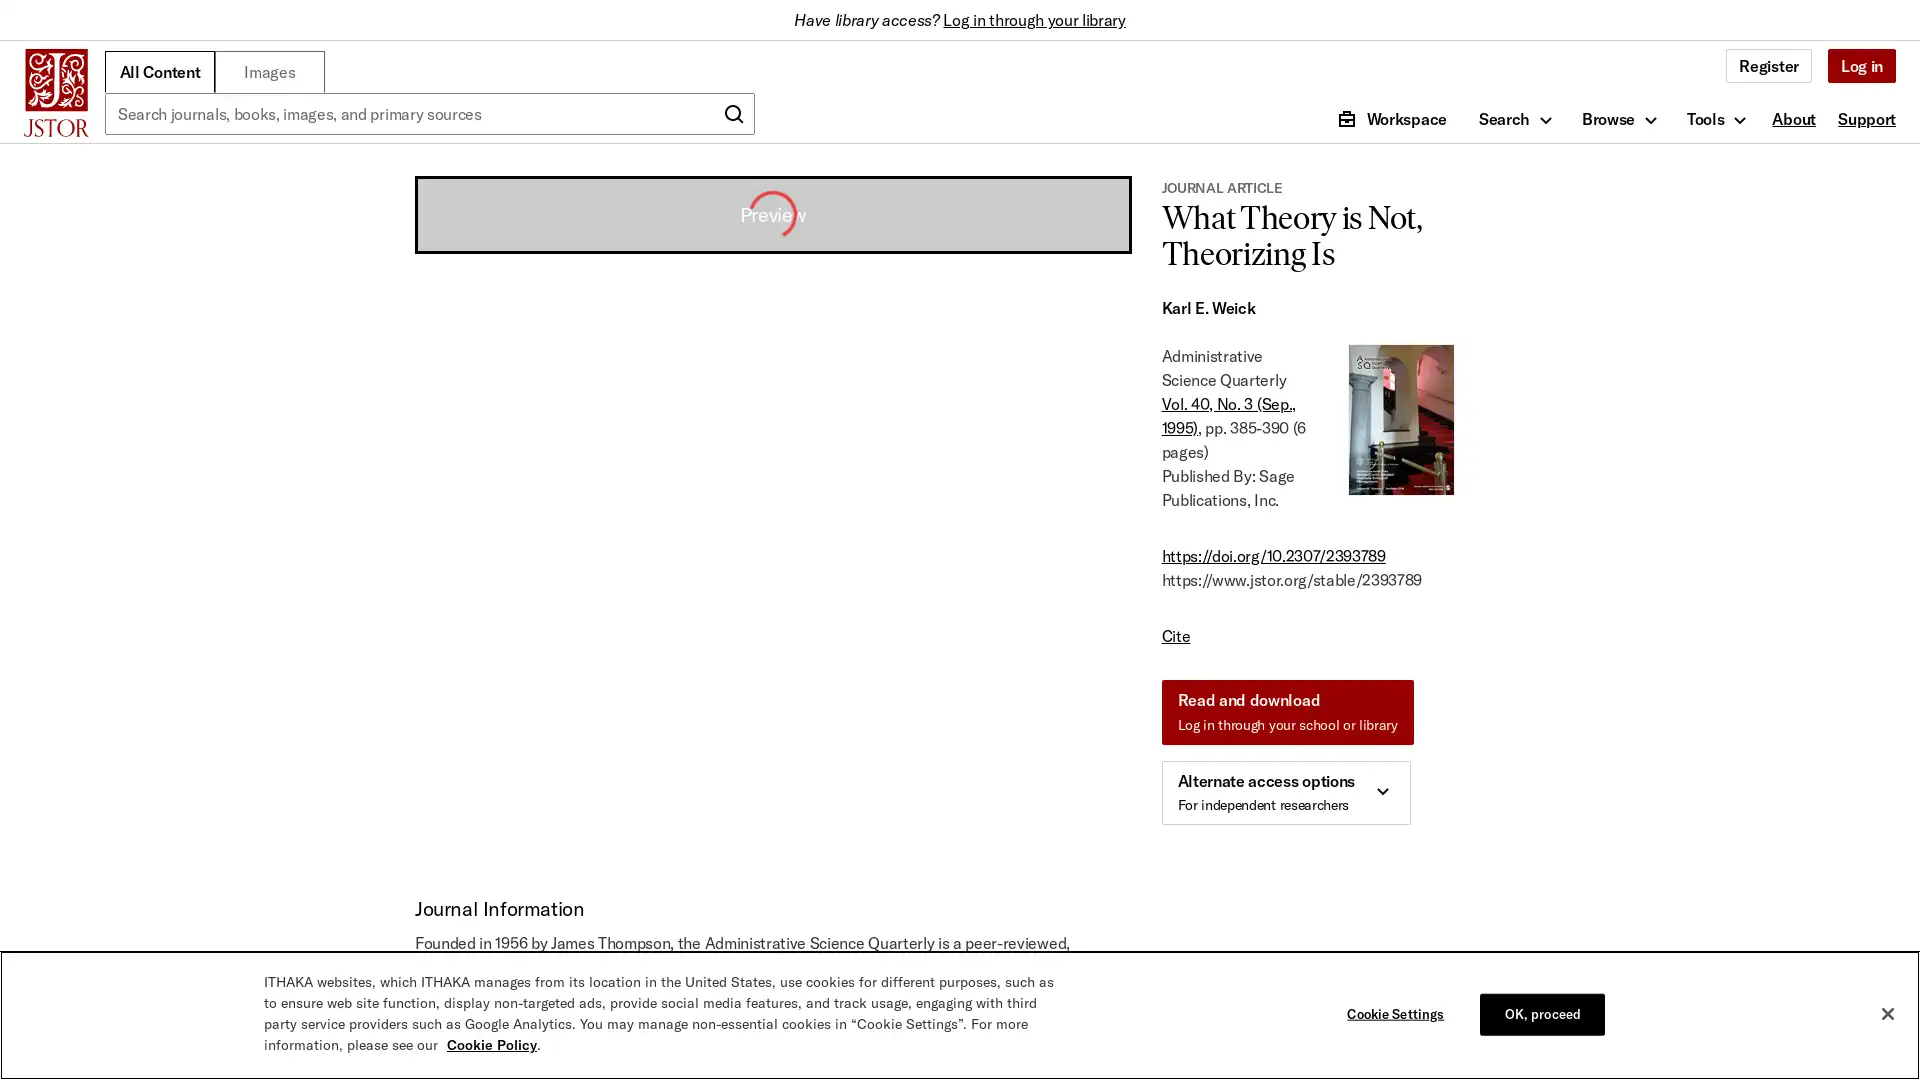 The height and width of the screenshot is (1080, 1920). I want to click on Log in, so click(1860, 64).